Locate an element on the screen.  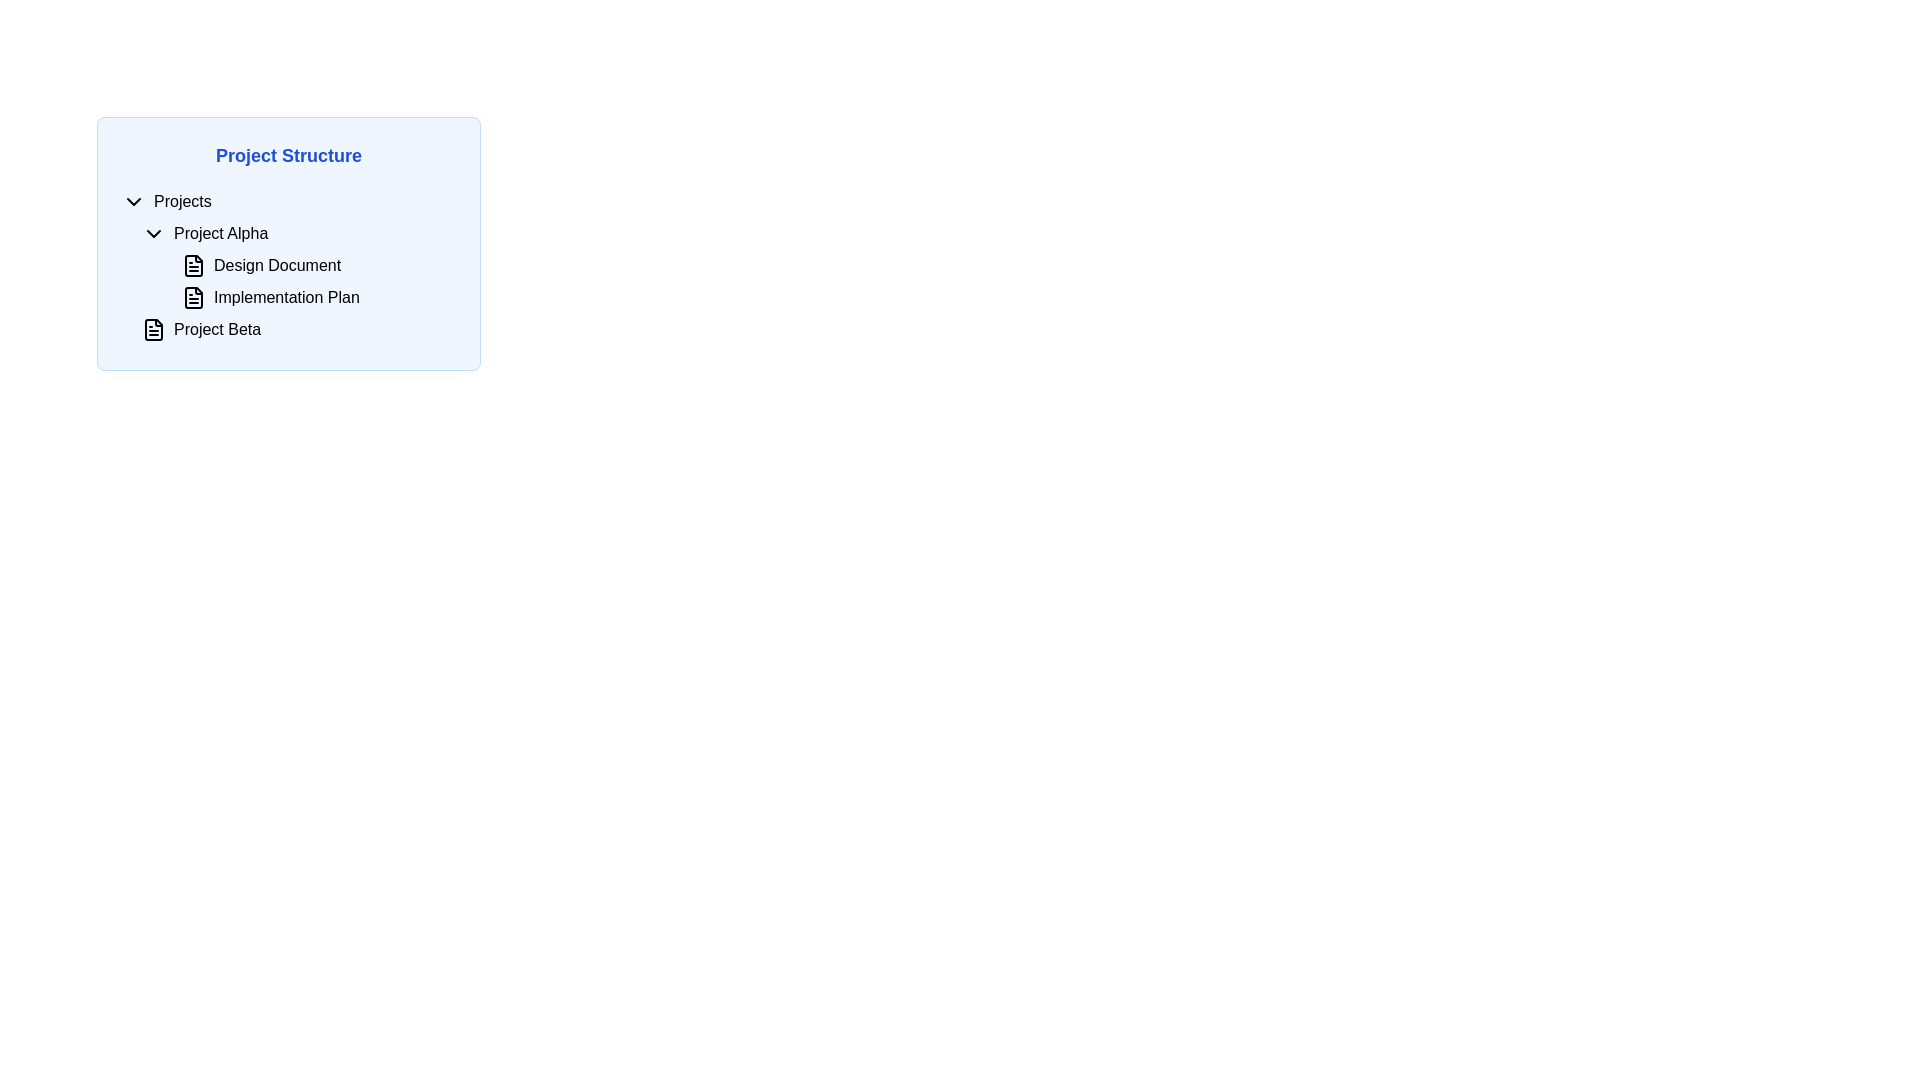
the 'Projects' text label element, which is styled in a bold font and located within a collapsible menu section, positioned to the right of a downward-pointing chevron icon is located at coordinates (182, 201).